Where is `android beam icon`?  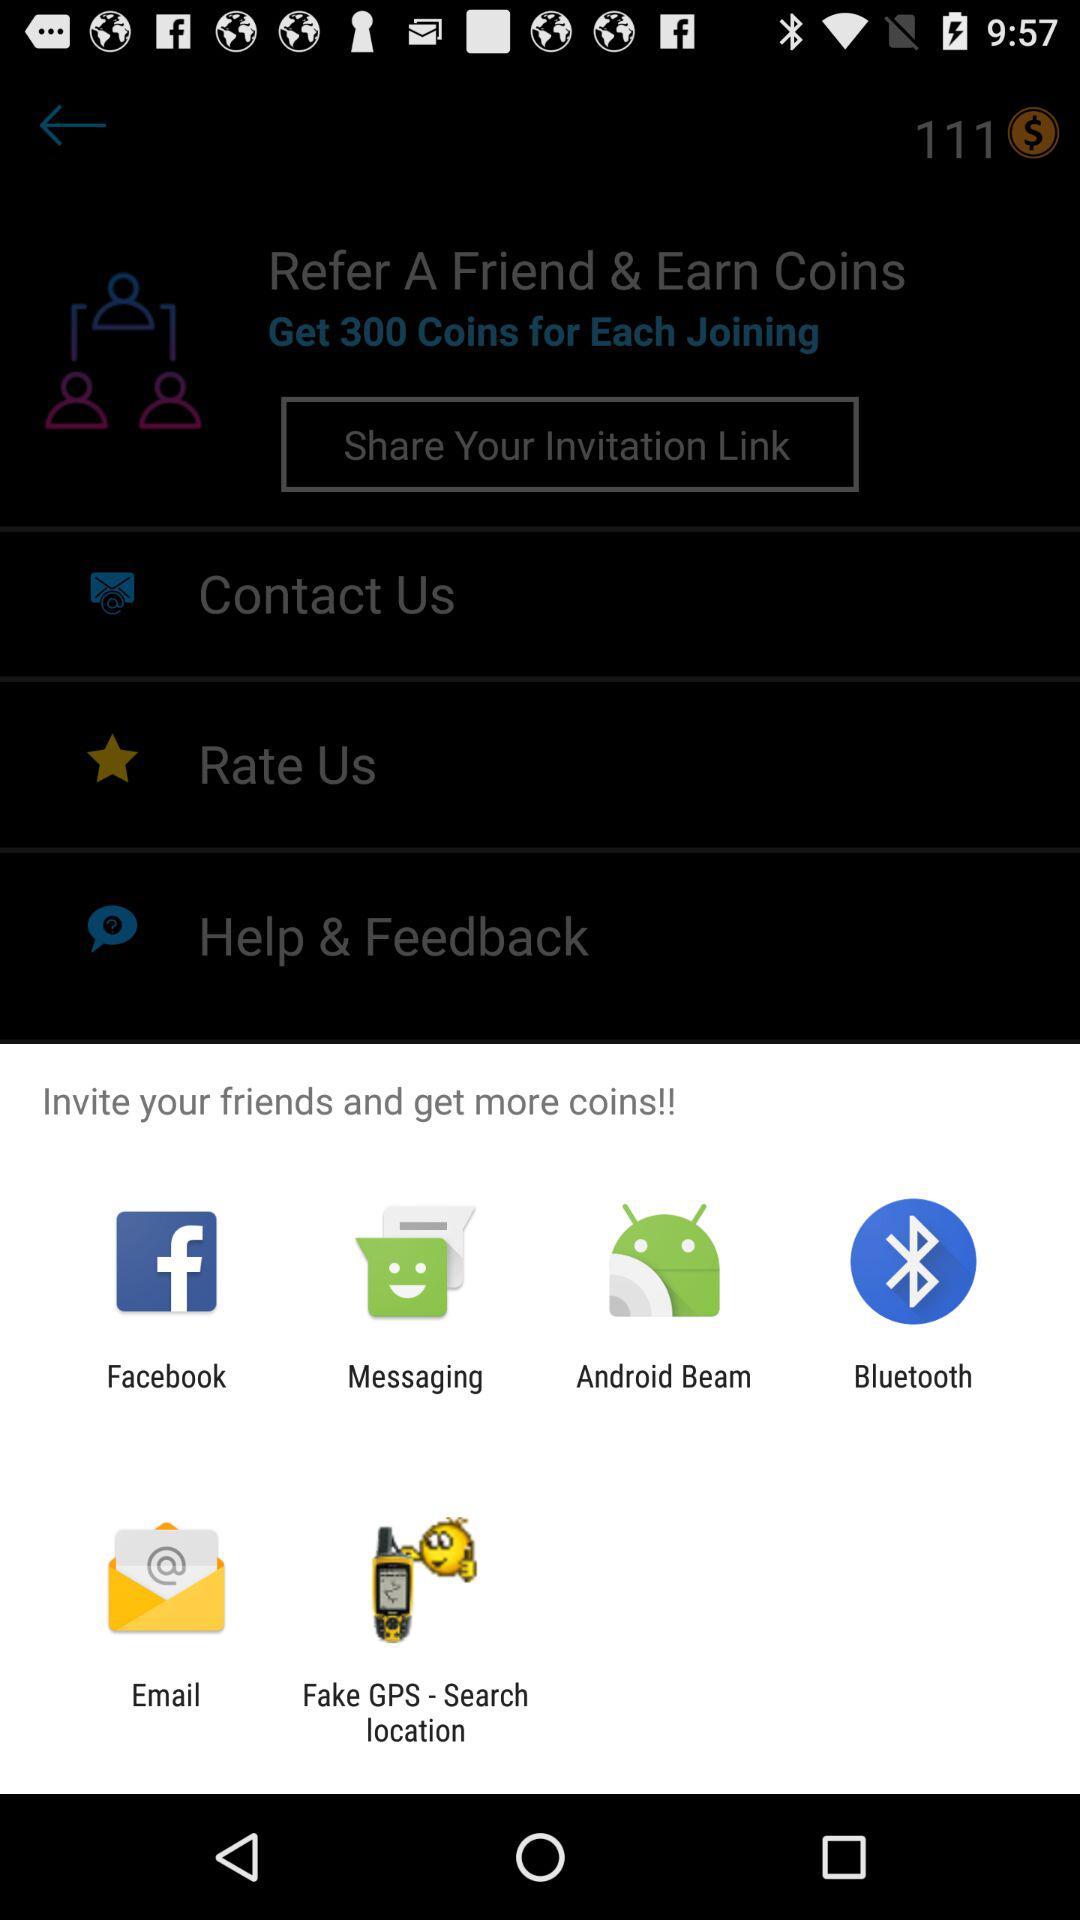
android beam icon is located at coordinates (664, 1392).